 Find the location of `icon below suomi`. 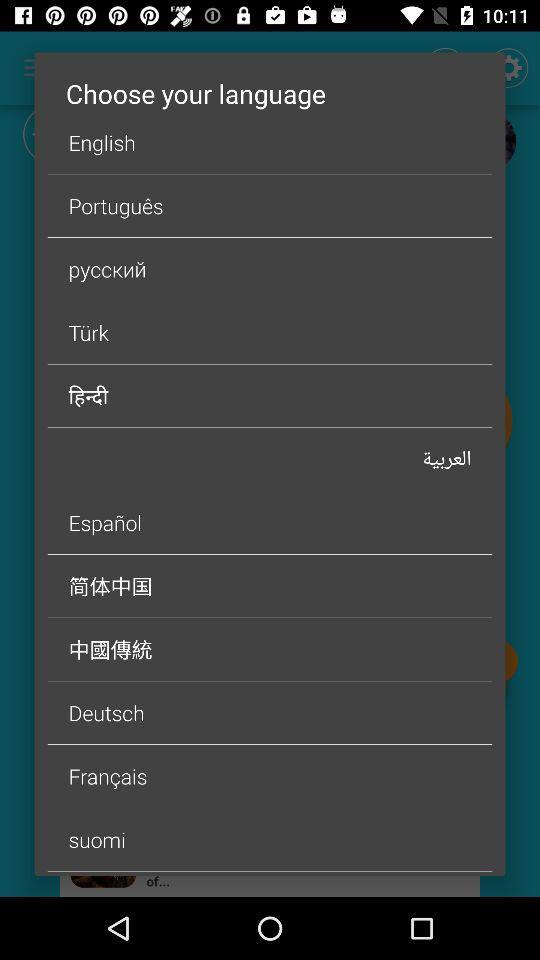

icon below suomi is located at coordinates (270, 872).